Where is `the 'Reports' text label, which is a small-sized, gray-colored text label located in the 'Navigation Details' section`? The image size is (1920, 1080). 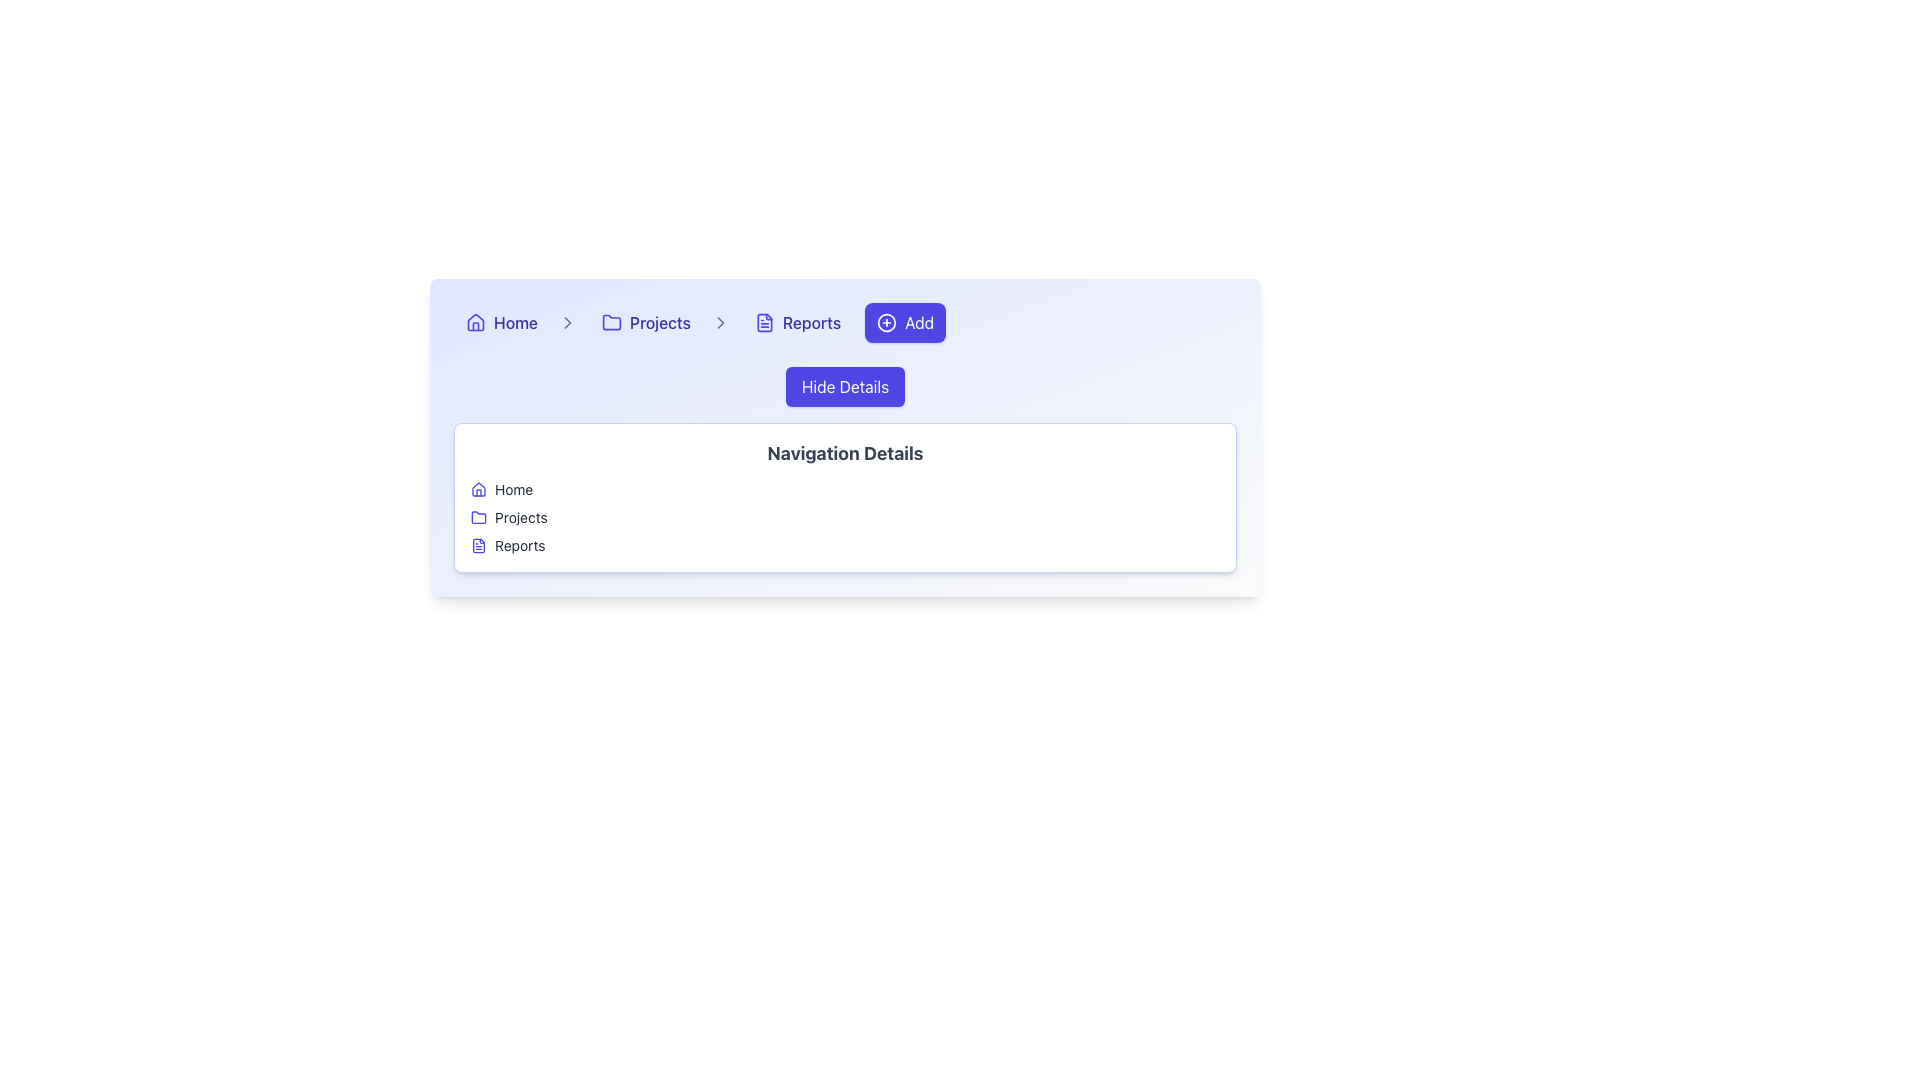 the 'Reports' text label, which is a small-sized, gray-colored text label located in the 'Navigation Details' section is located at coordinates (520, 546).